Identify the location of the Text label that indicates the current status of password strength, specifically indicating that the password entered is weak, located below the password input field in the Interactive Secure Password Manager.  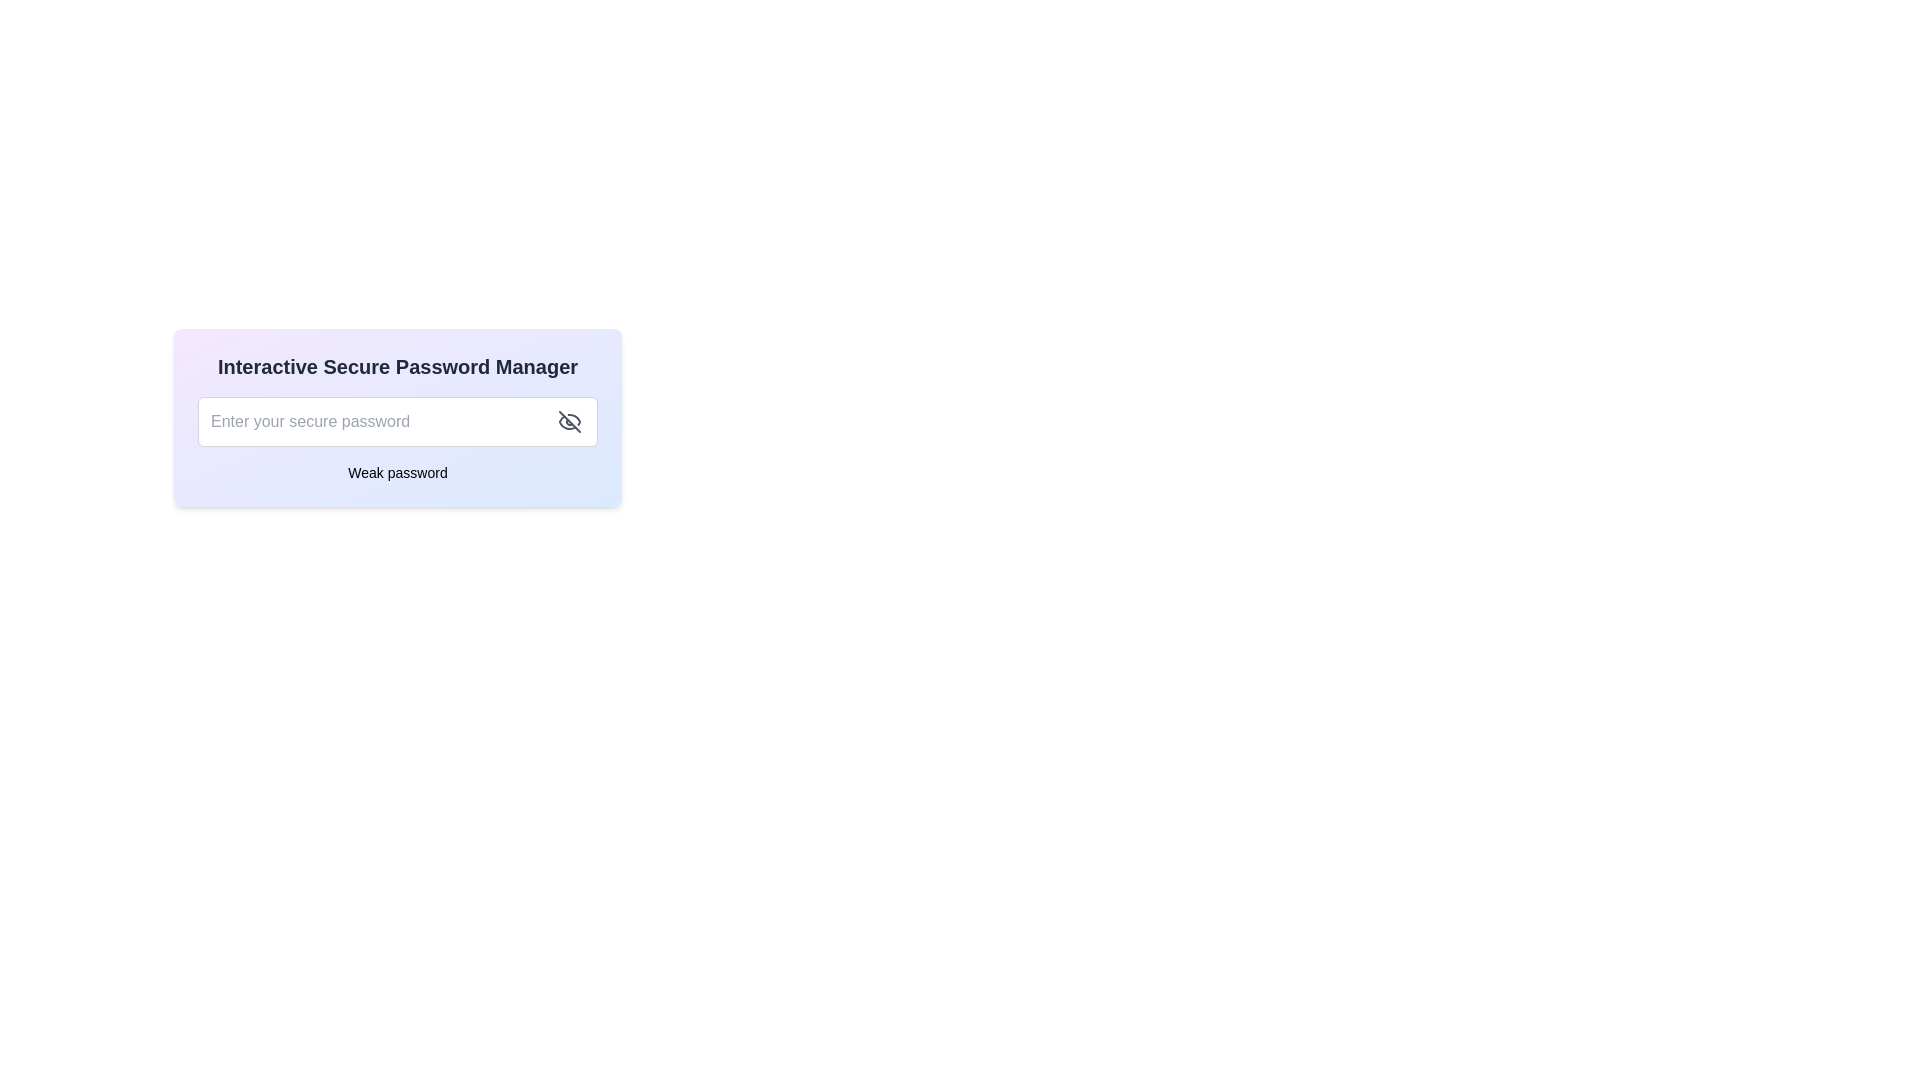
(398, 473).